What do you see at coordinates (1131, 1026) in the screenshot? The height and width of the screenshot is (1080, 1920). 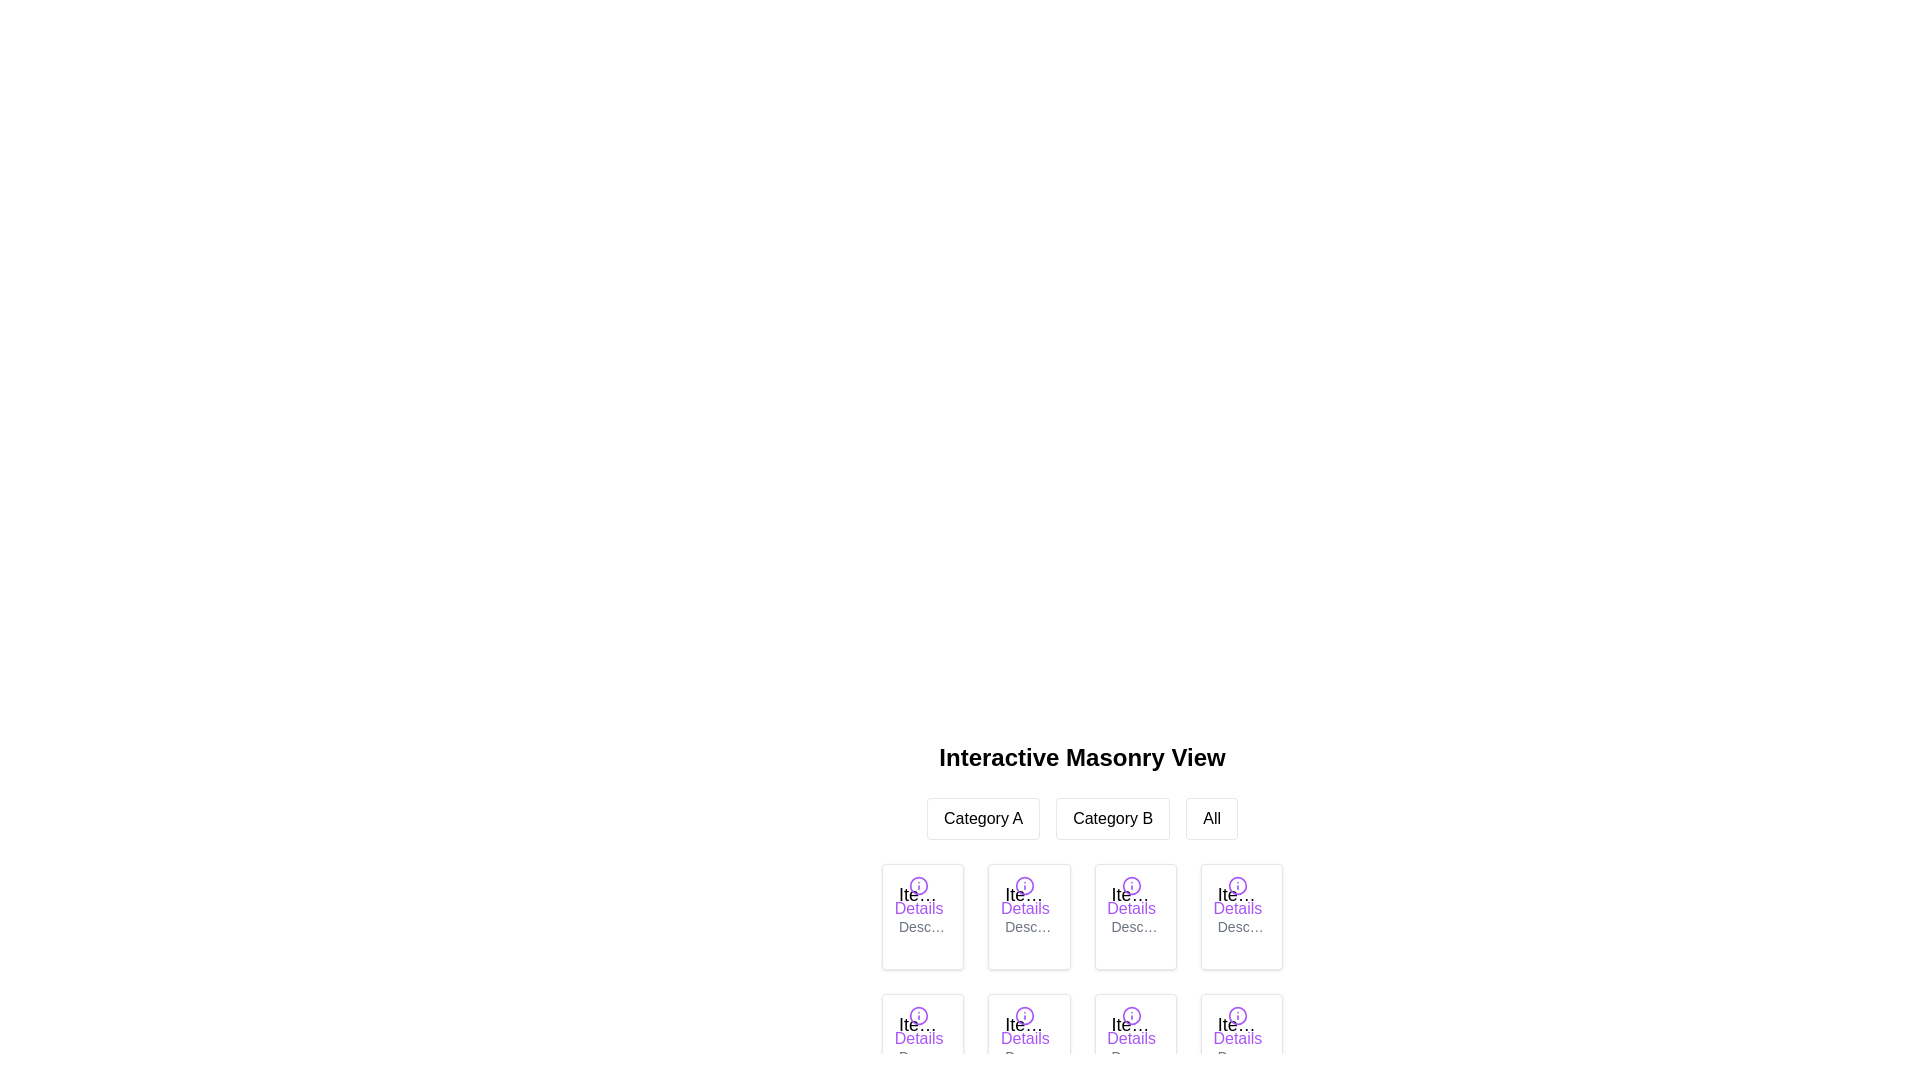 I see `the purple textual hyperlink labeled 'Details' located in the top-right corner of the 'Item 7' card` at bounding box center [1131, 1026].